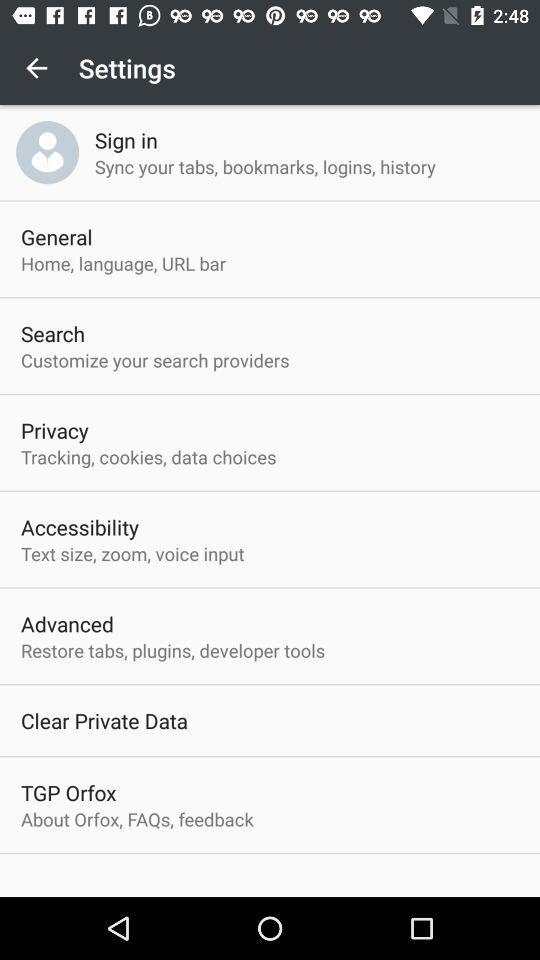  Describe the element at coordinates (126, 139) in the screenshot. I see `the icon below the settings app` at that location.